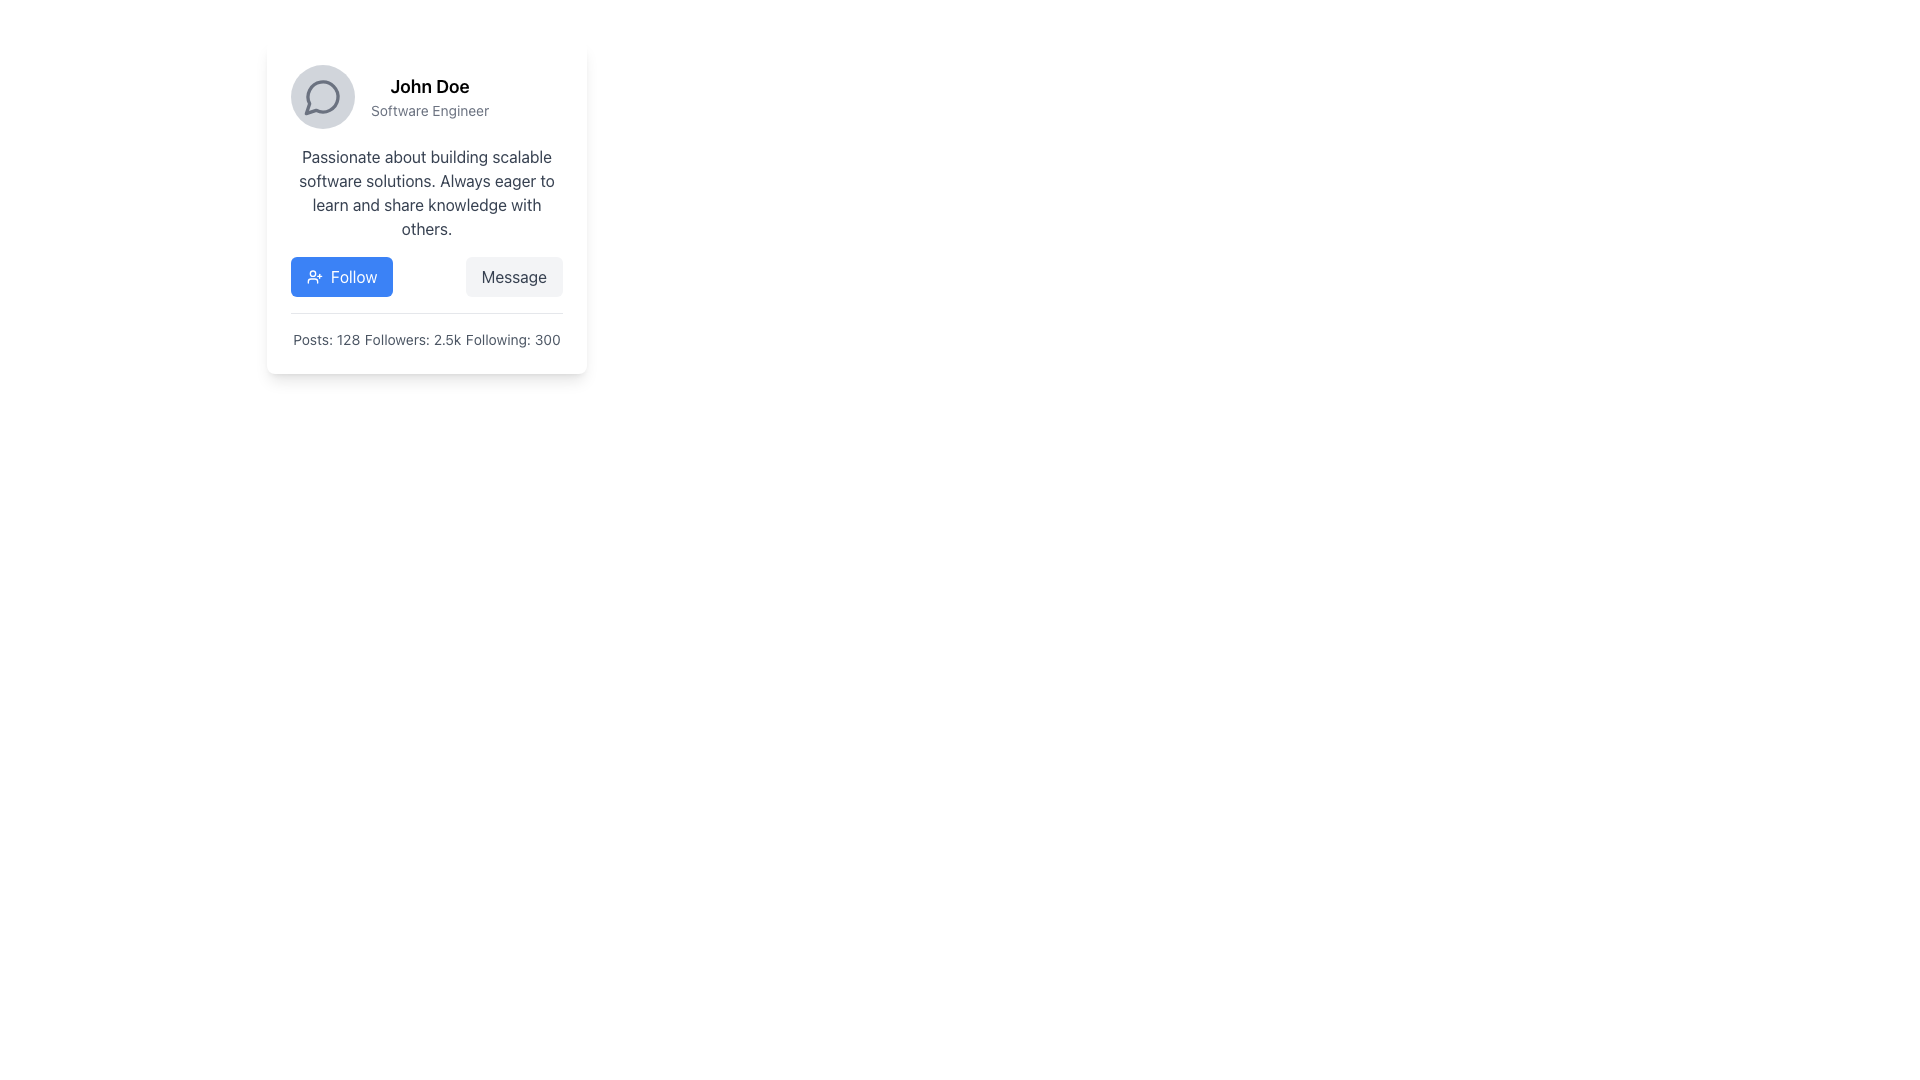 The width and height of the screenshot is (1920, 1080). What do you see at coordinates (513, 338) in the screenshot?
I see `the text element displaying 'Following: 300', which is the third item in a horizontal list of user statistics on the profile card` at bounding box center [513, 338].